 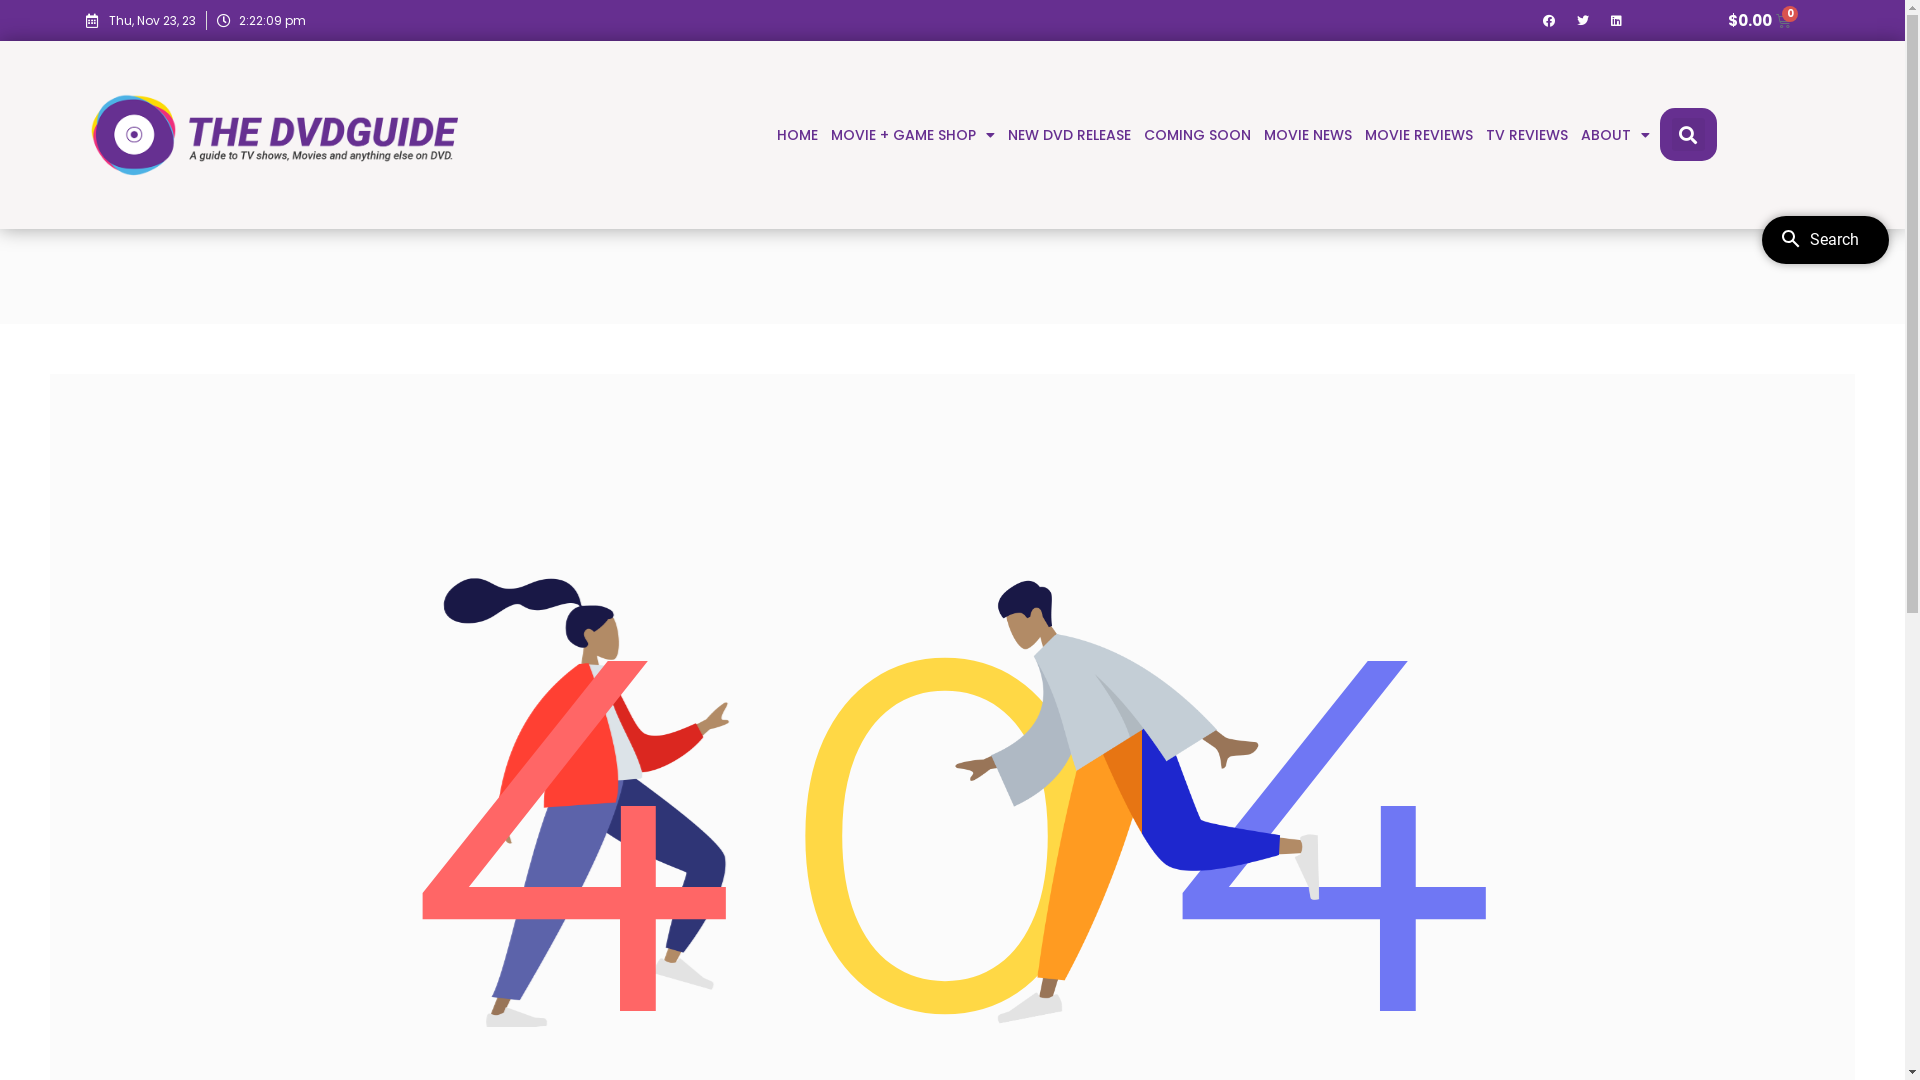 What do you see at coordinates (1615, 135) in the screenshot?
I see `'ABOUT'` at bounding box center [1615, 135].